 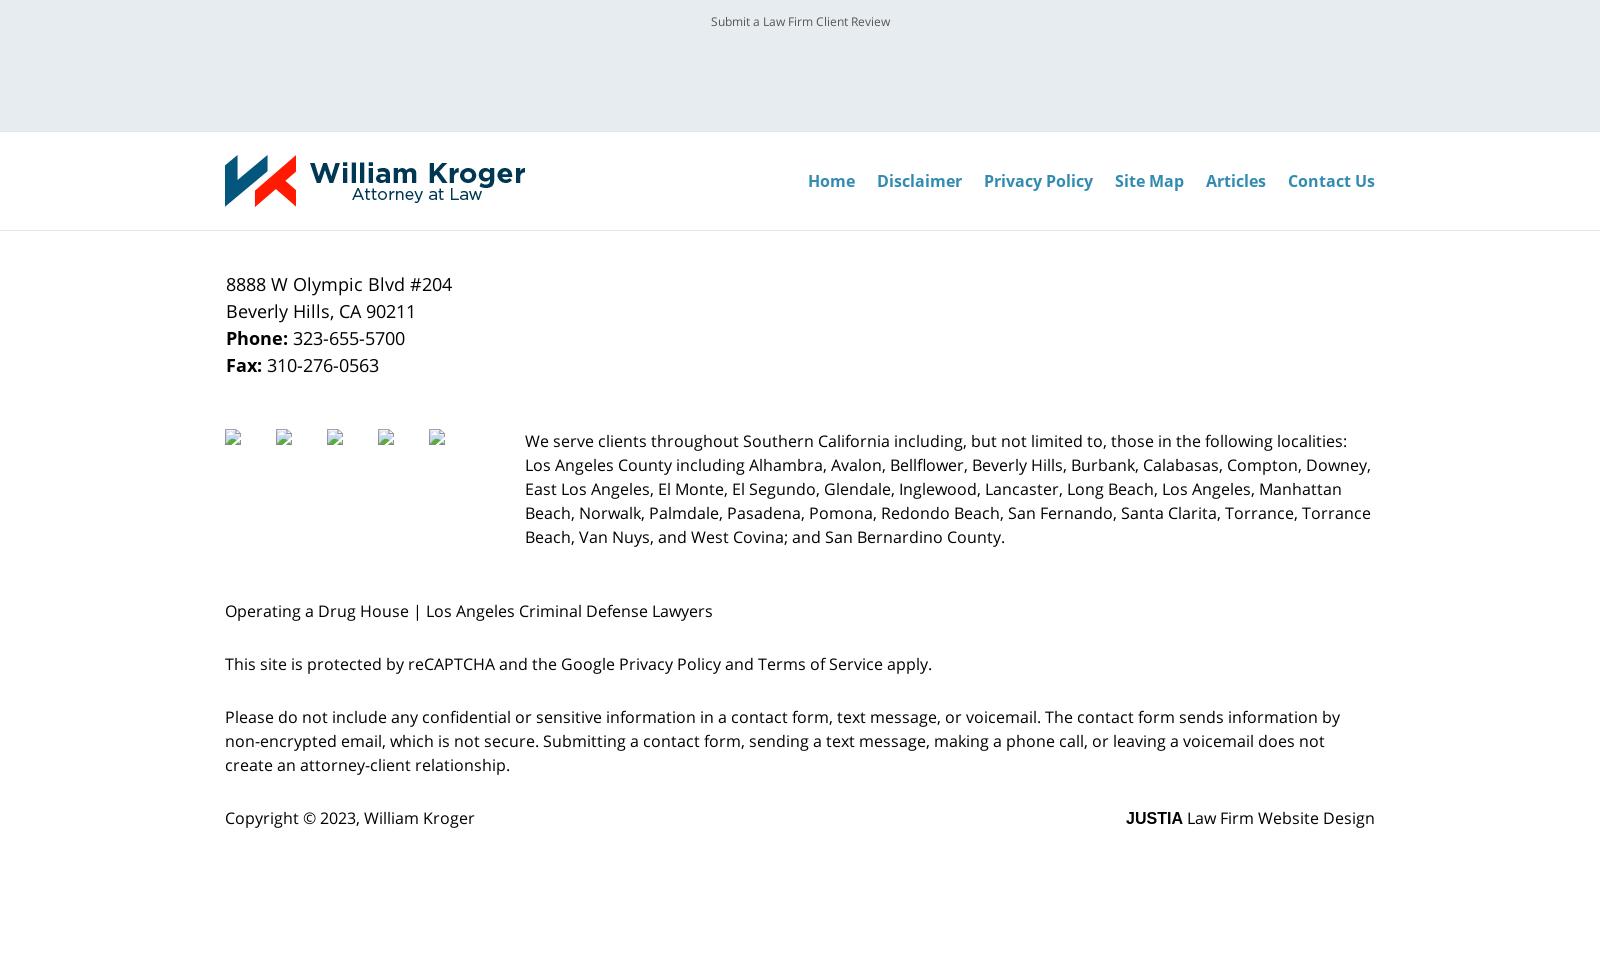 What do you see at coordinates (1330, 179) in the screenshot?
I see `'Contact Us'` at bounding box center [1330, 179].